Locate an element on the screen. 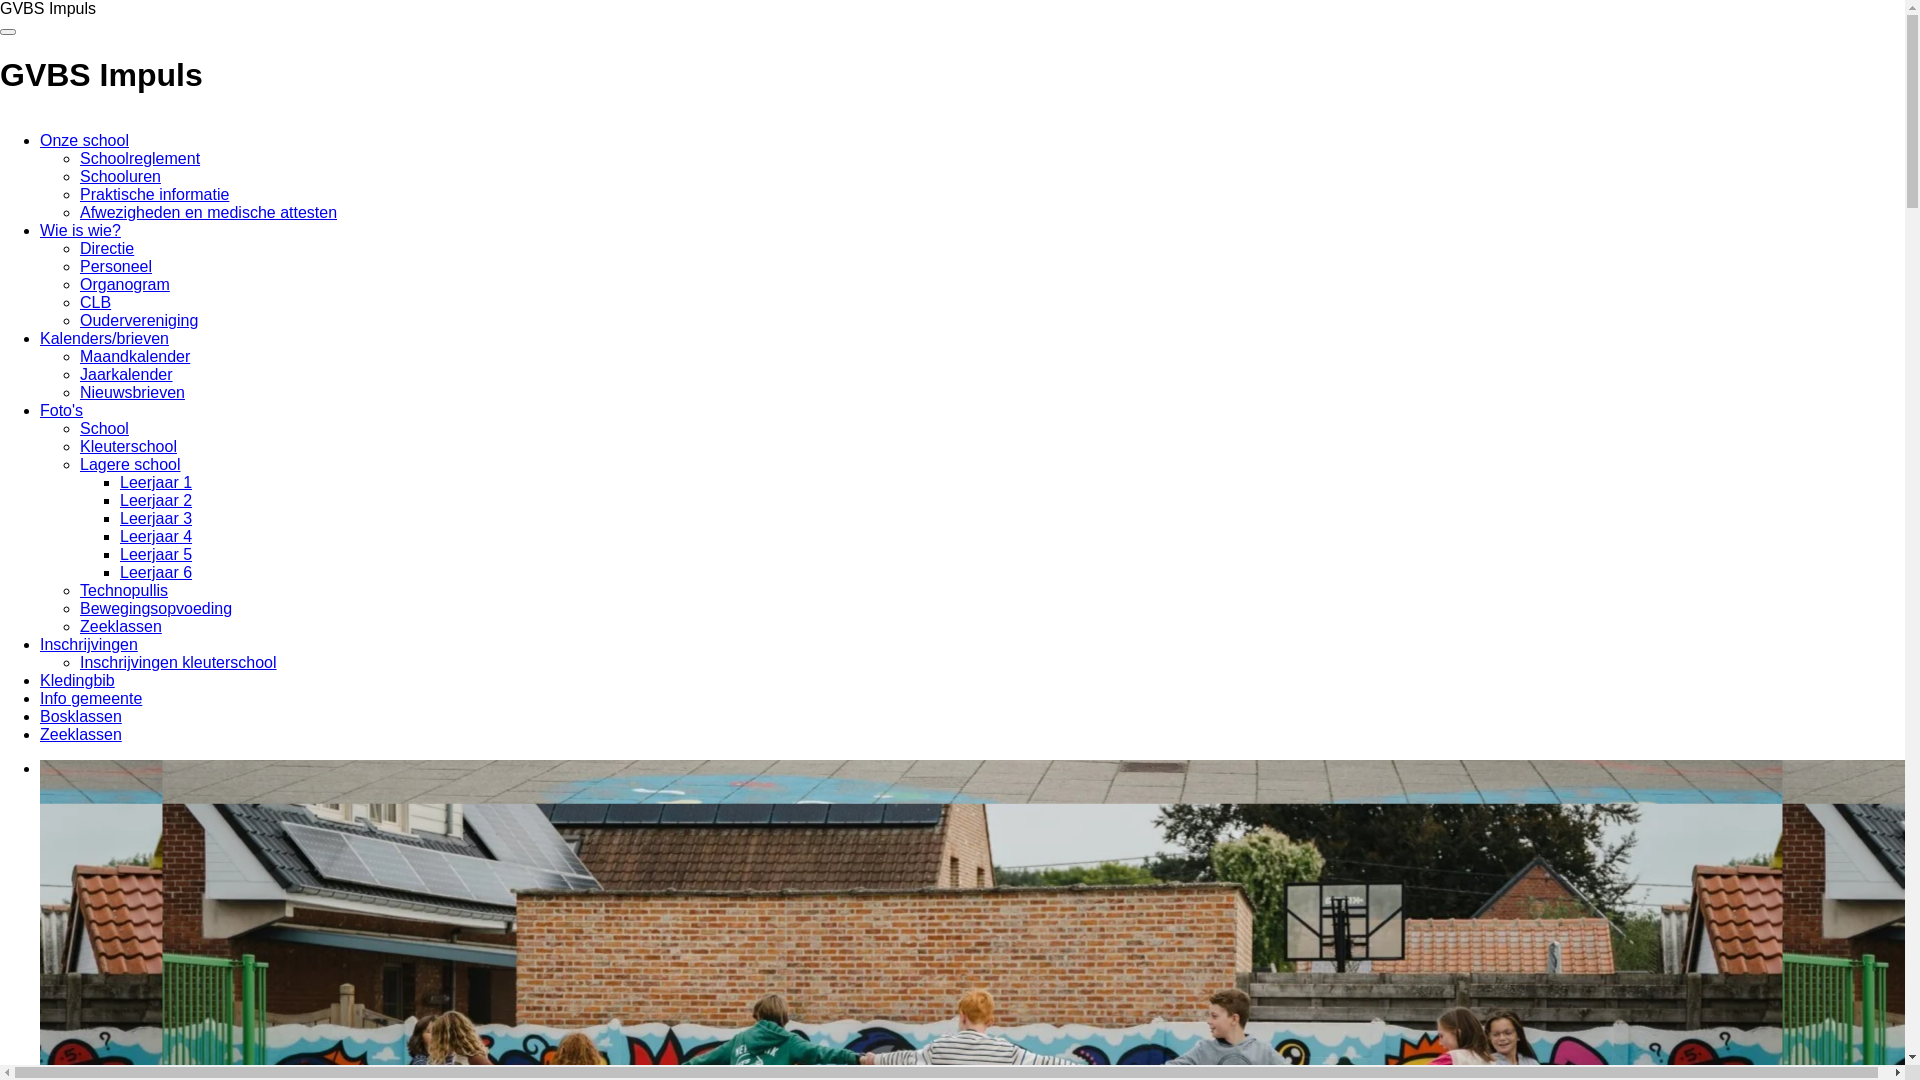 The height and width of the screenshot is (1080, 1920). 'School' is located at coordinates (103, 427).